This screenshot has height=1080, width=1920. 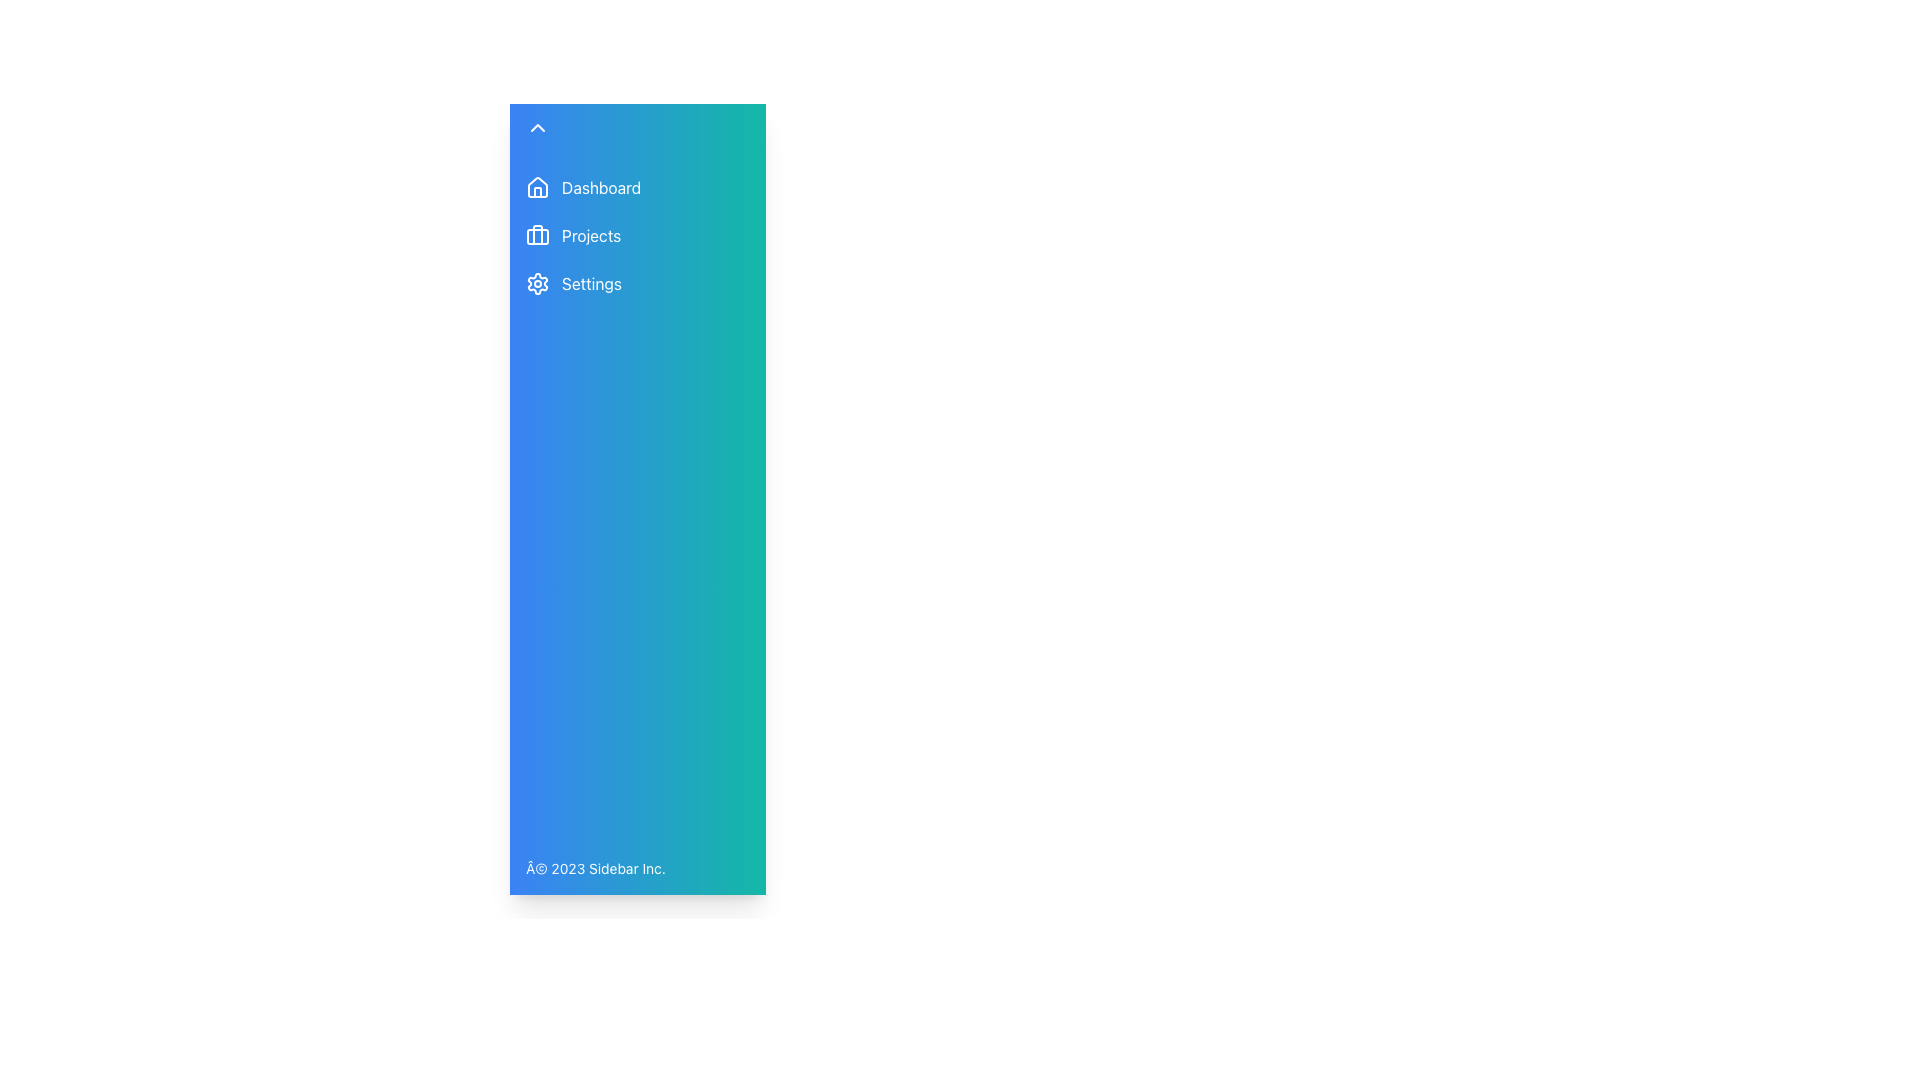 I want to click on the text element reading '© 2023 Sidebar Inc.' located at the bottom of the sidebar, which is styled with a small font size and centered horizontally against a gradient blue-green background, so click(x=594, y=867).